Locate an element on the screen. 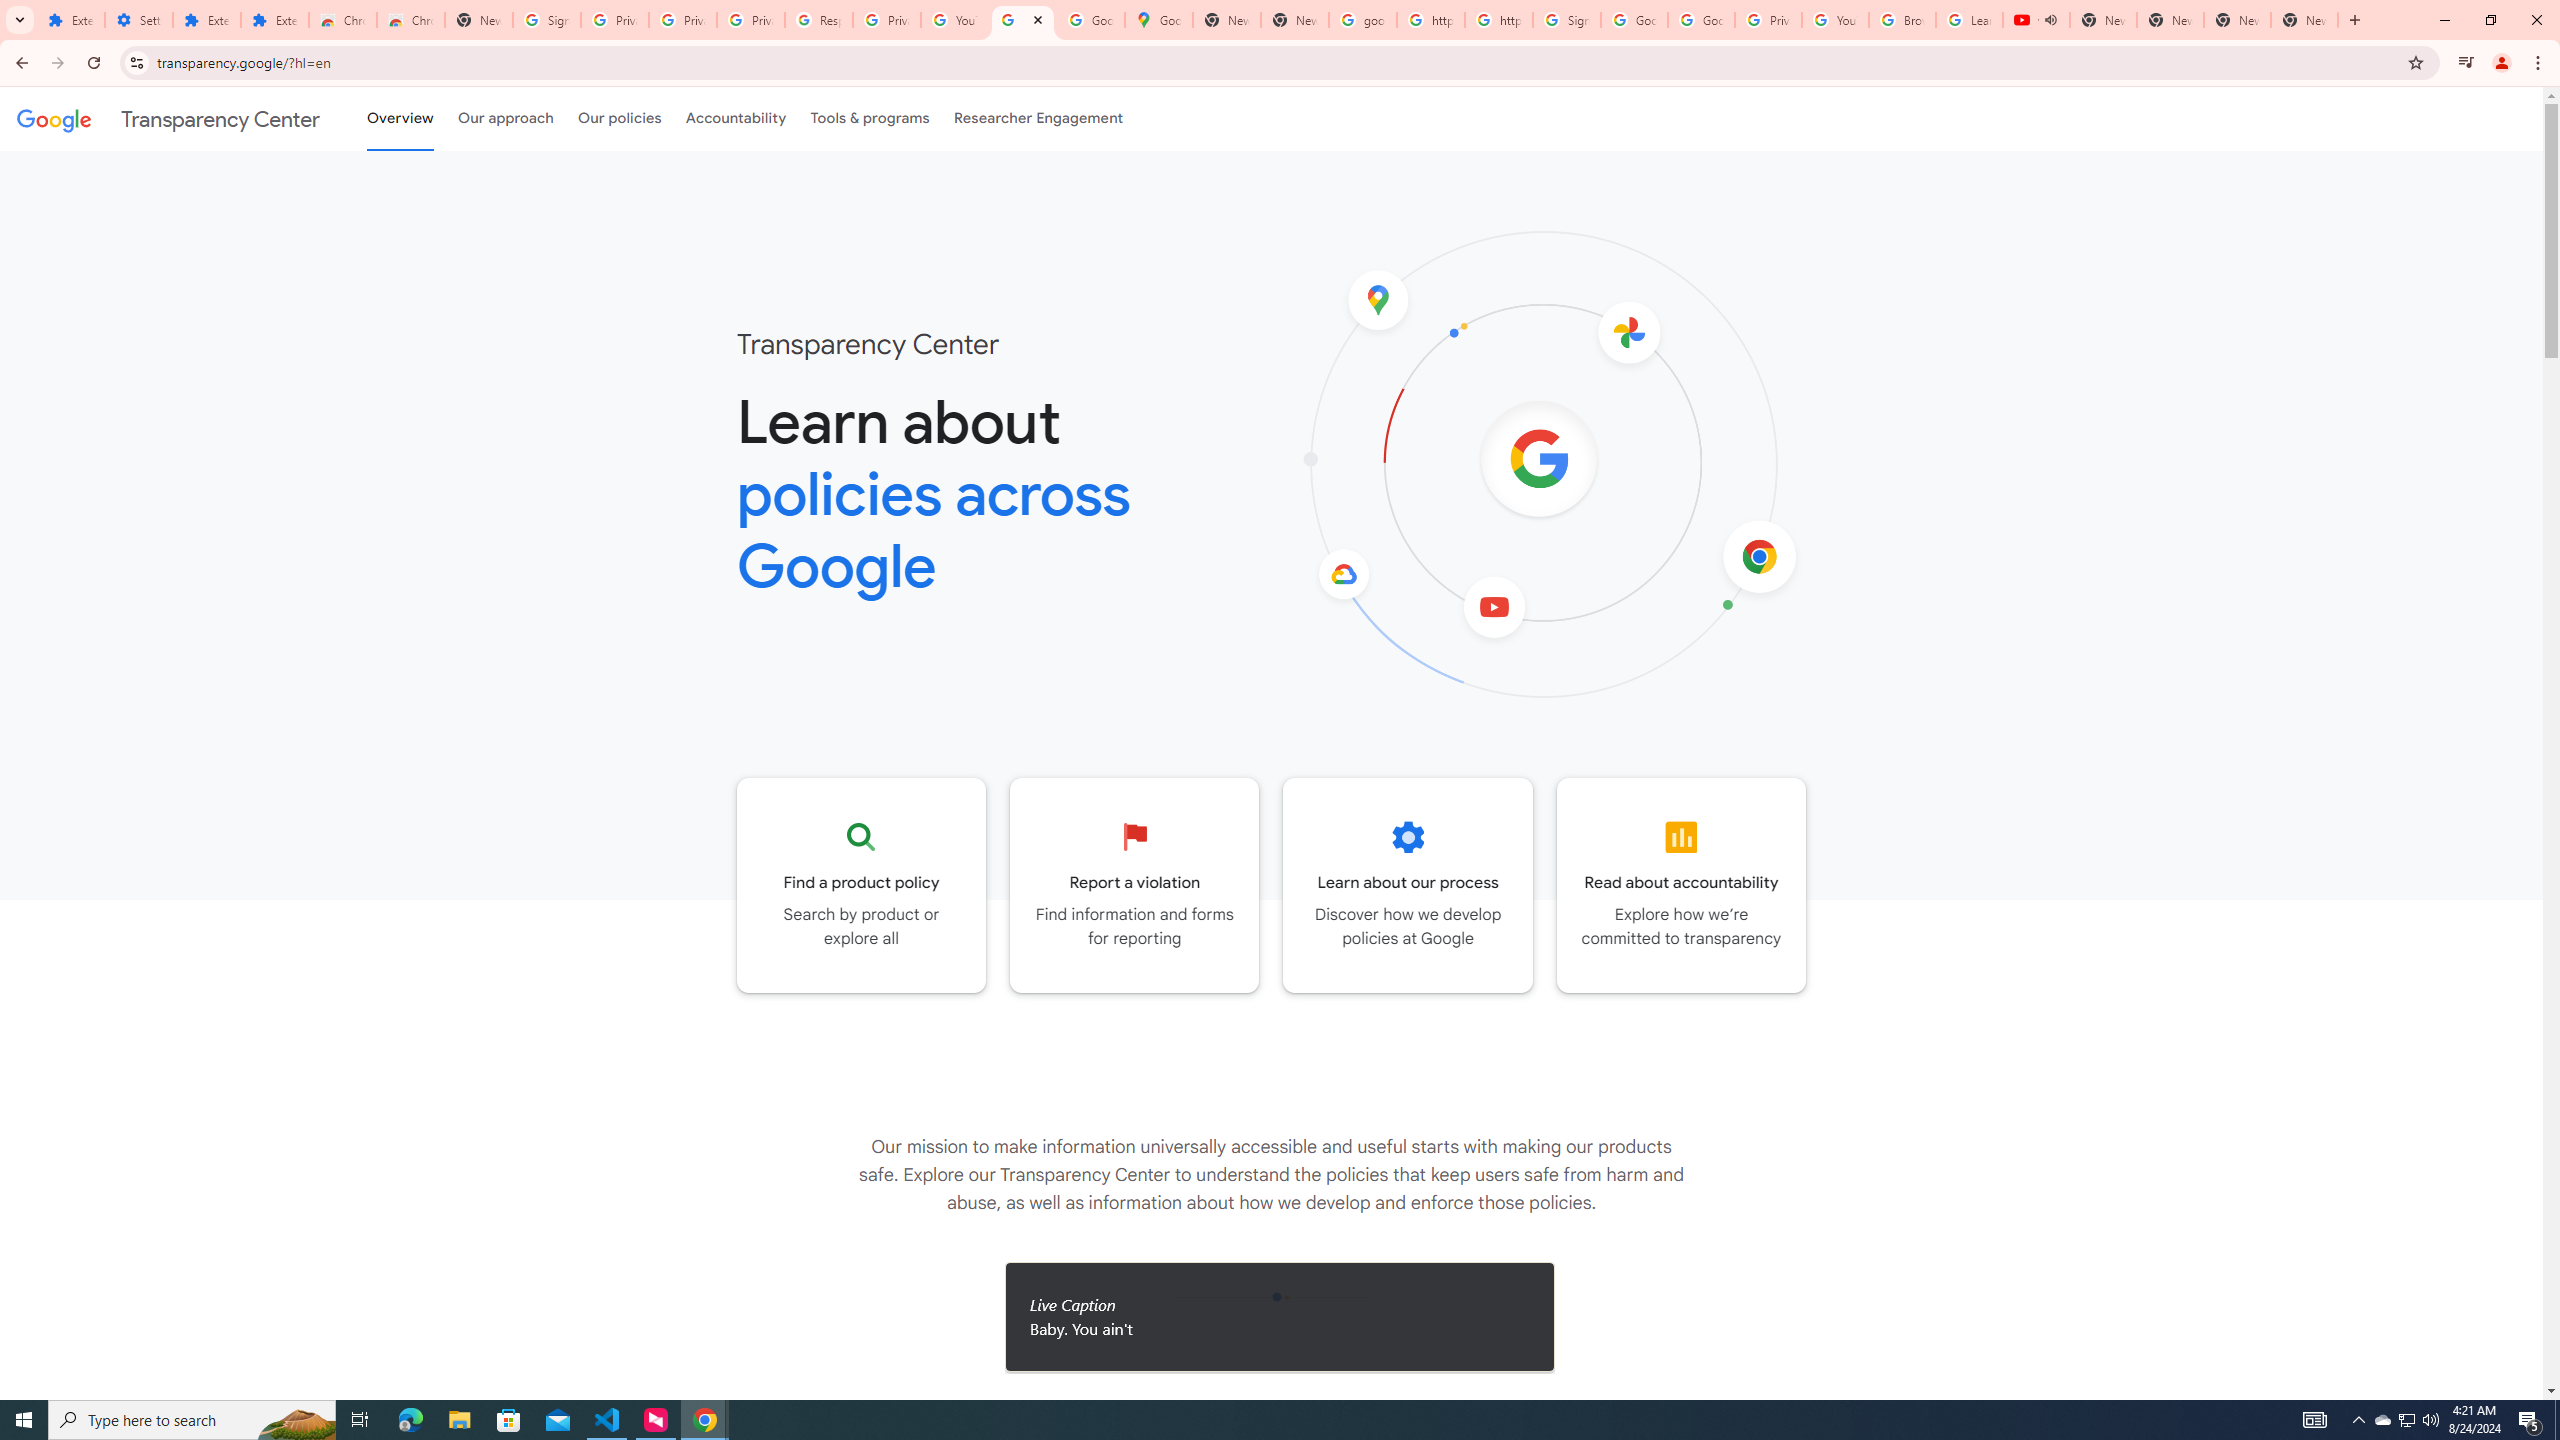 This screenshot has width=2560, height=1440. 'Transparency Center' is located at coordinates (167, 118).